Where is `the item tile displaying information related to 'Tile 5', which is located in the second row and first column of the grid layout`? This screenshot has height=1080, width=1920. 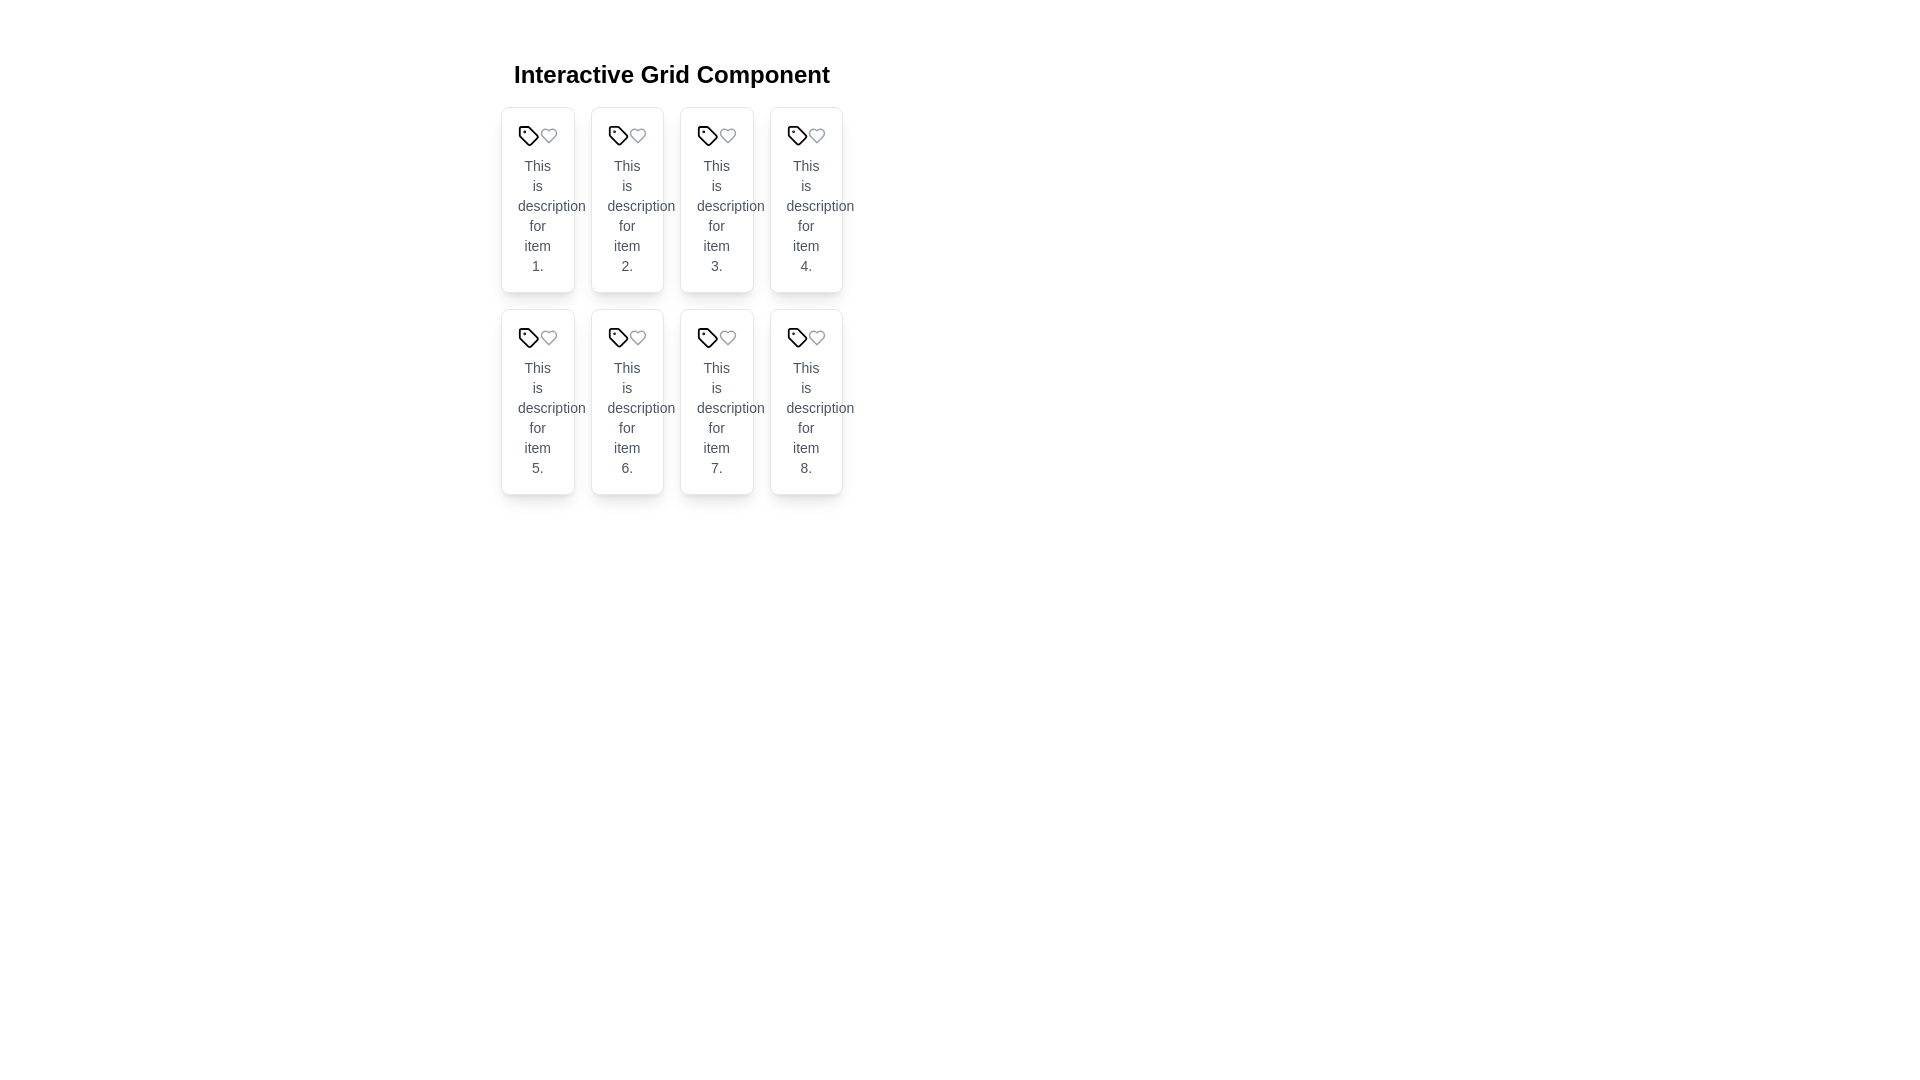
the item tile displaying information related to 'Tile 5', which is located in the second row and first column of the grid layout is located at coordinates (537, 401).